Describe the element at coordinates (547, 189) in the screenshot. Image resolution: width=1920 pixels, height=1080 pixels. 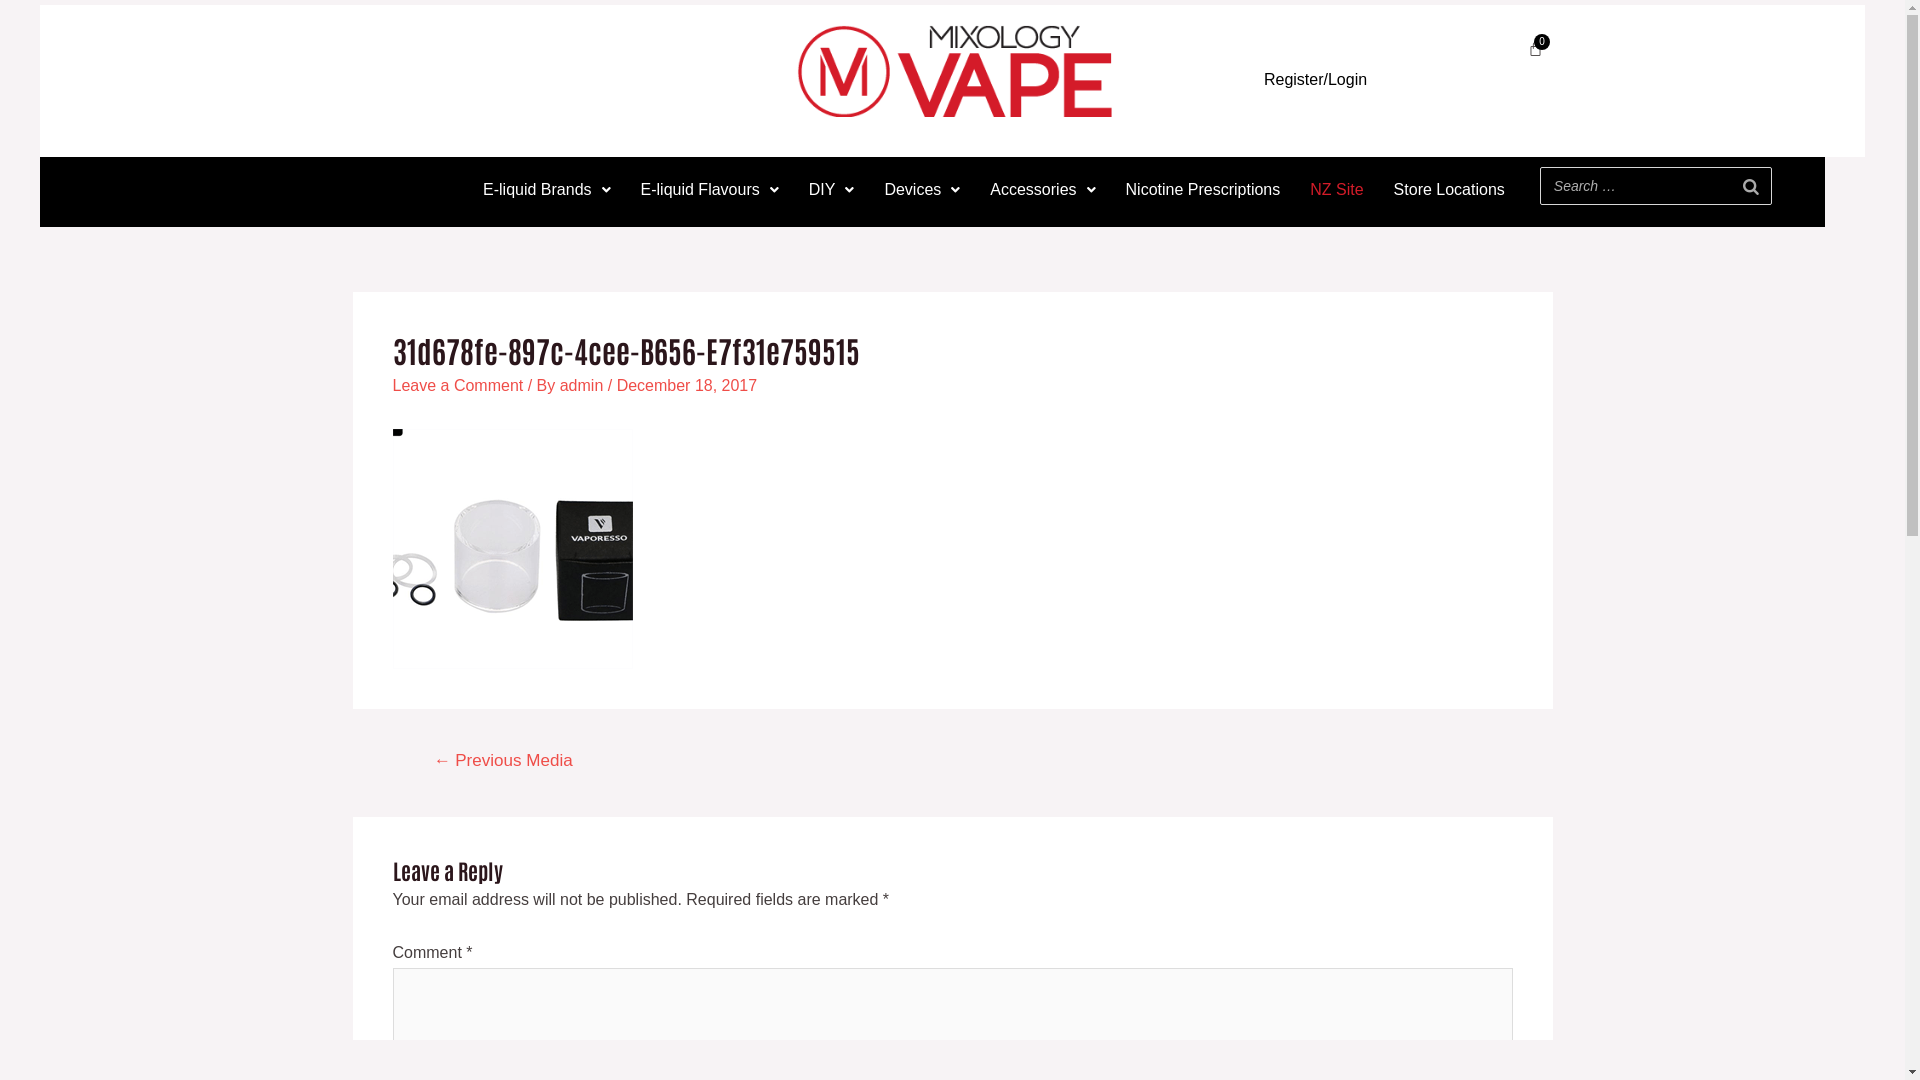
I see `'E-liquid Brands'` at that location.